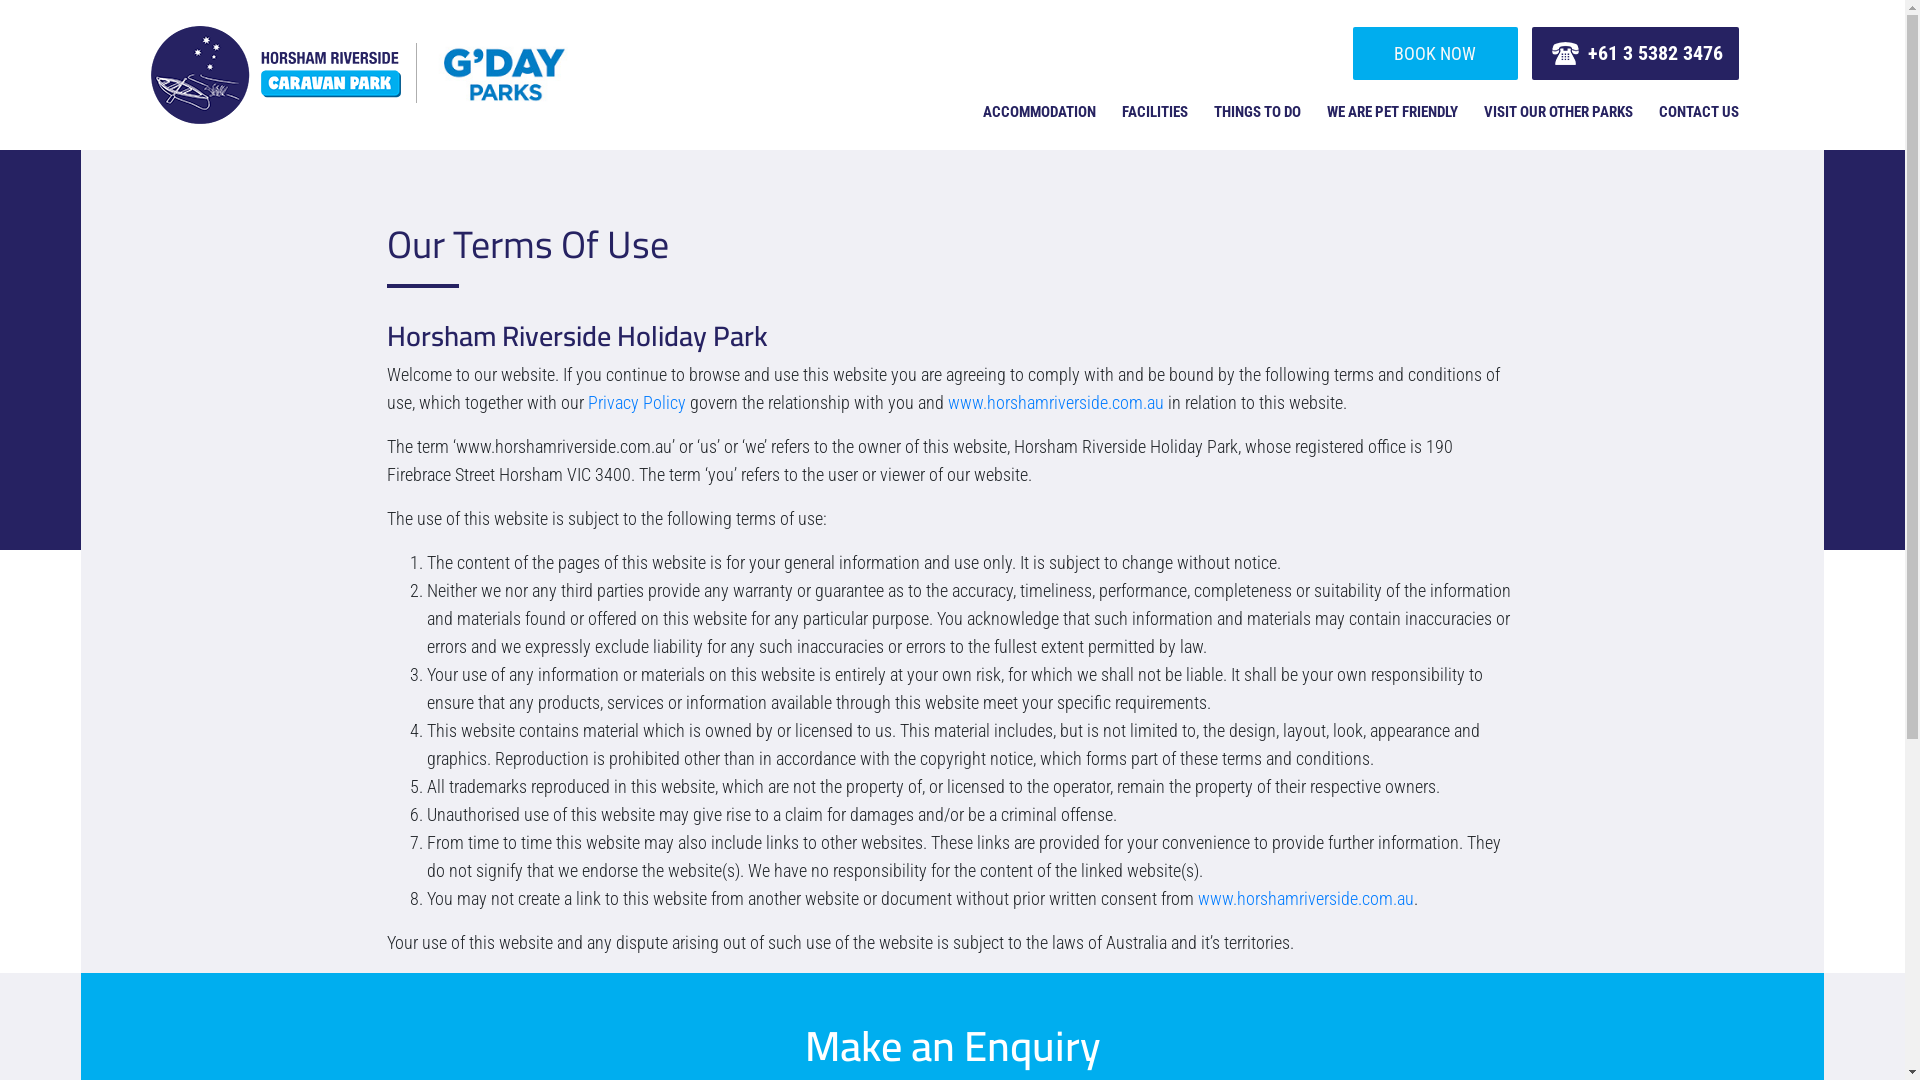 The height and width of the screenshot is (1080, 1920). Describe the element at coordinates (1055, 402) in the screenshot. I see `'www.horshamriverside.com.au'` at that location.